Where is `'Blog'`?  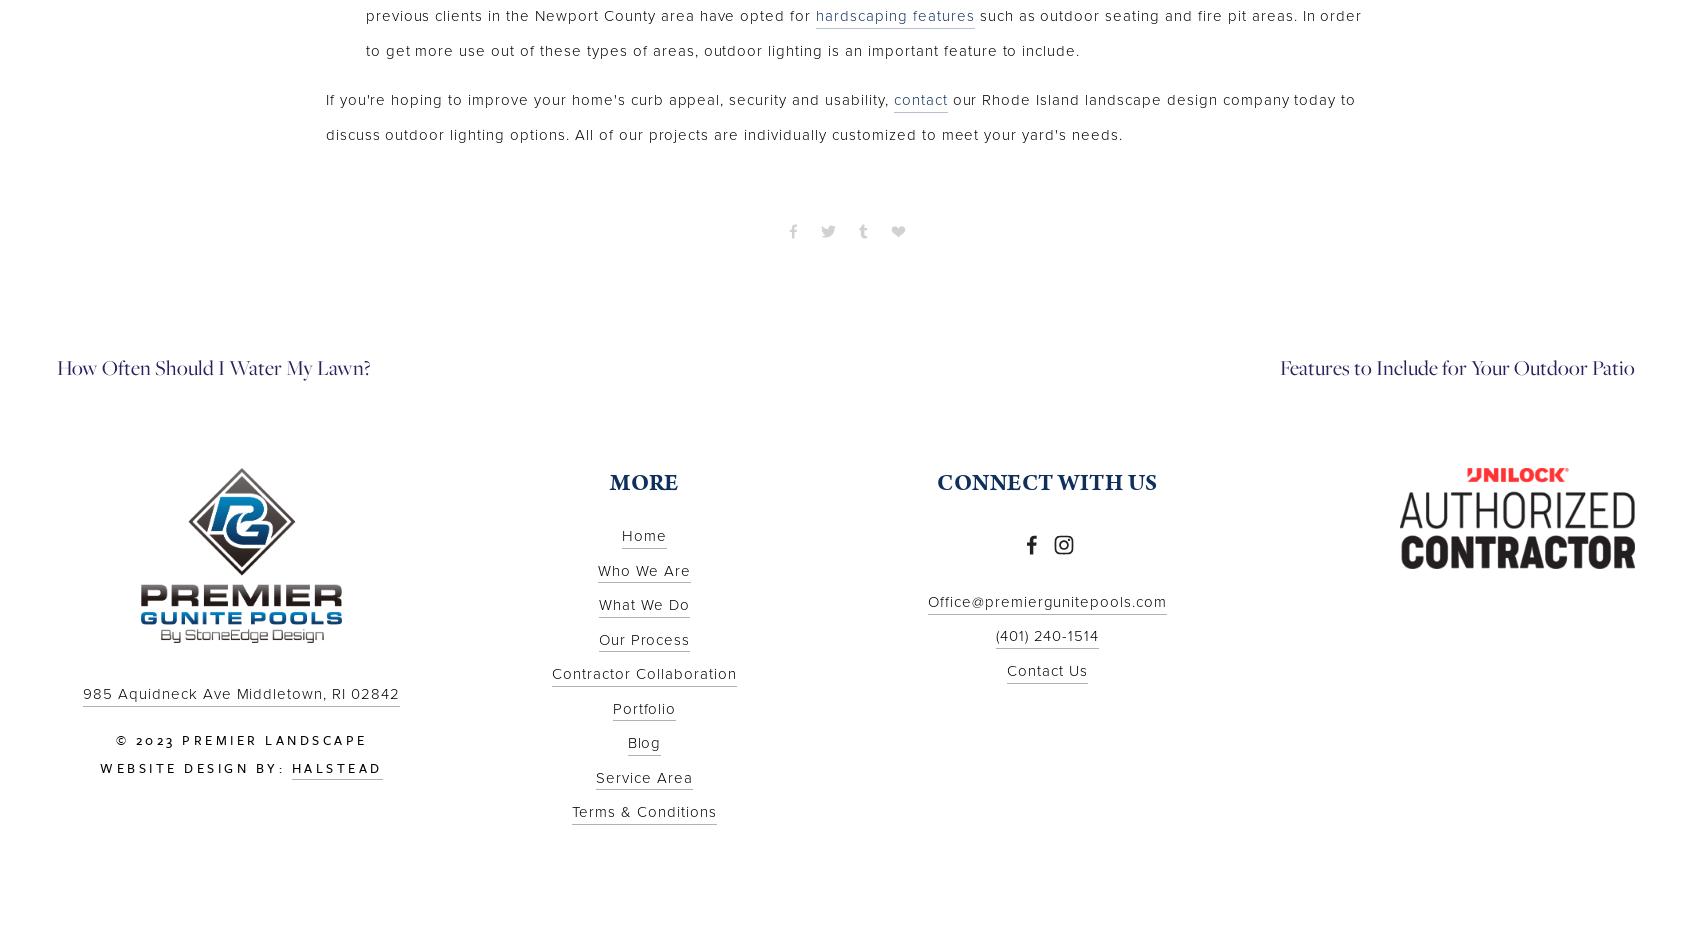
'Blog' is located at coordinates (643, 743).